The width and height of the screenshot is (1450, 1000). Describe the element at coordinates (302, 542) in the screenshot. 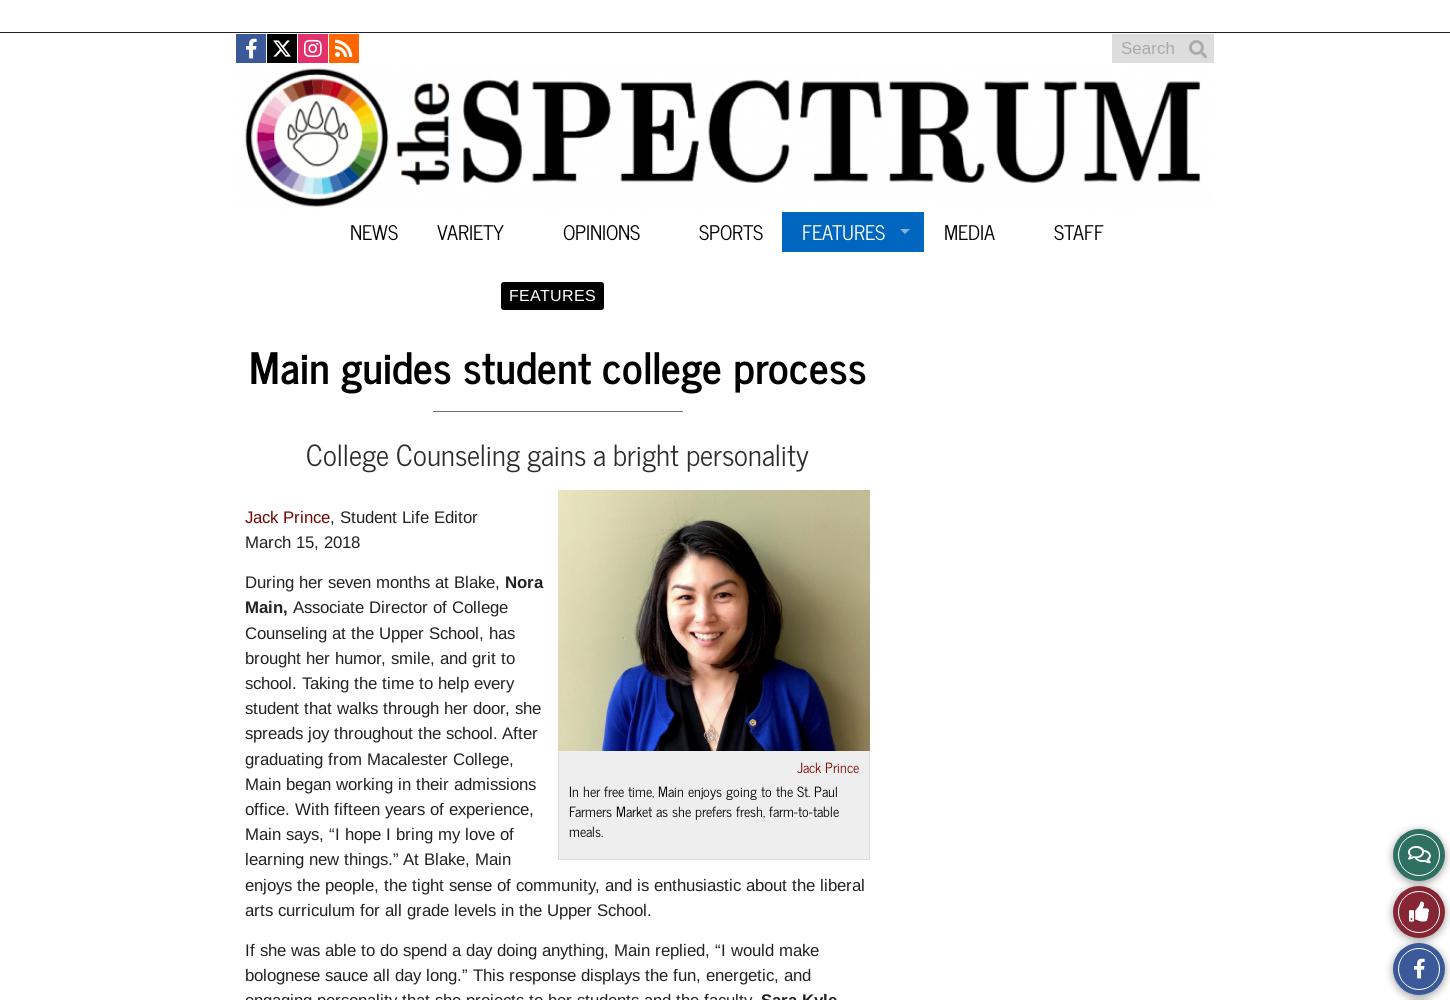

I see `'March 15, 2018'` at that location.